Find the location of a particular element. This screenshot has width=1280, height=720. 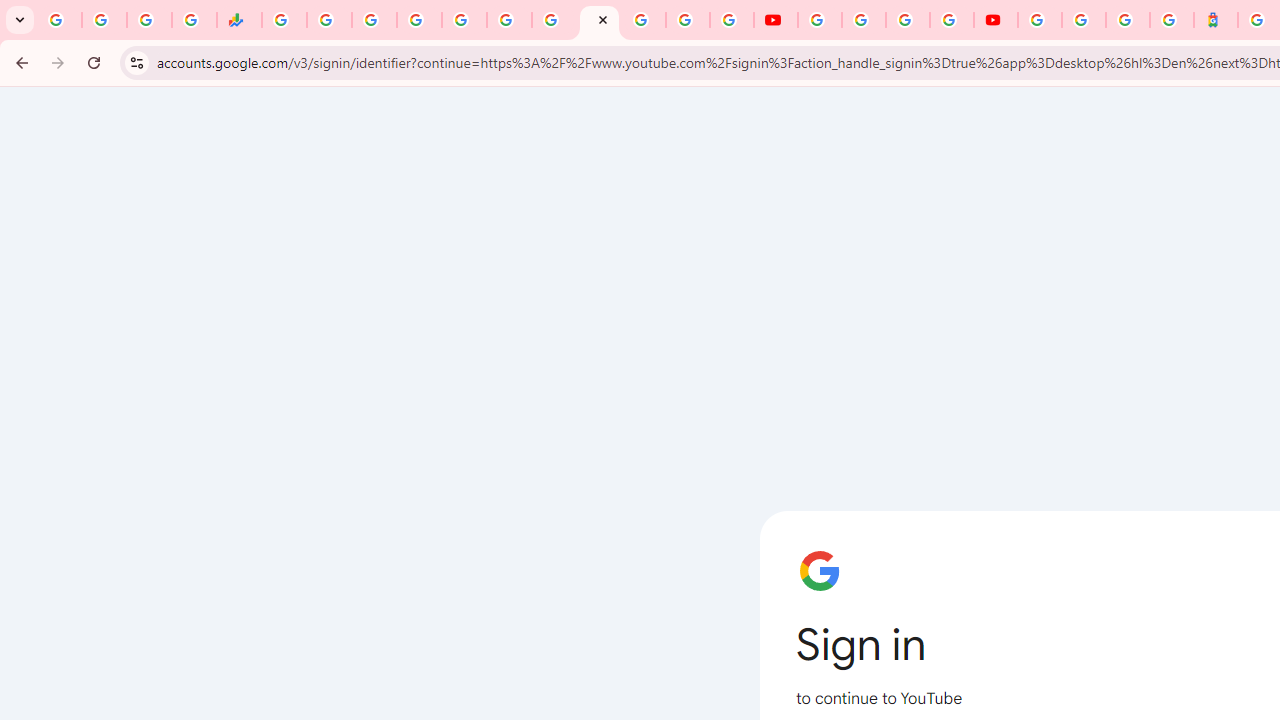

'YouTube' is located at coordinates (774, 20).